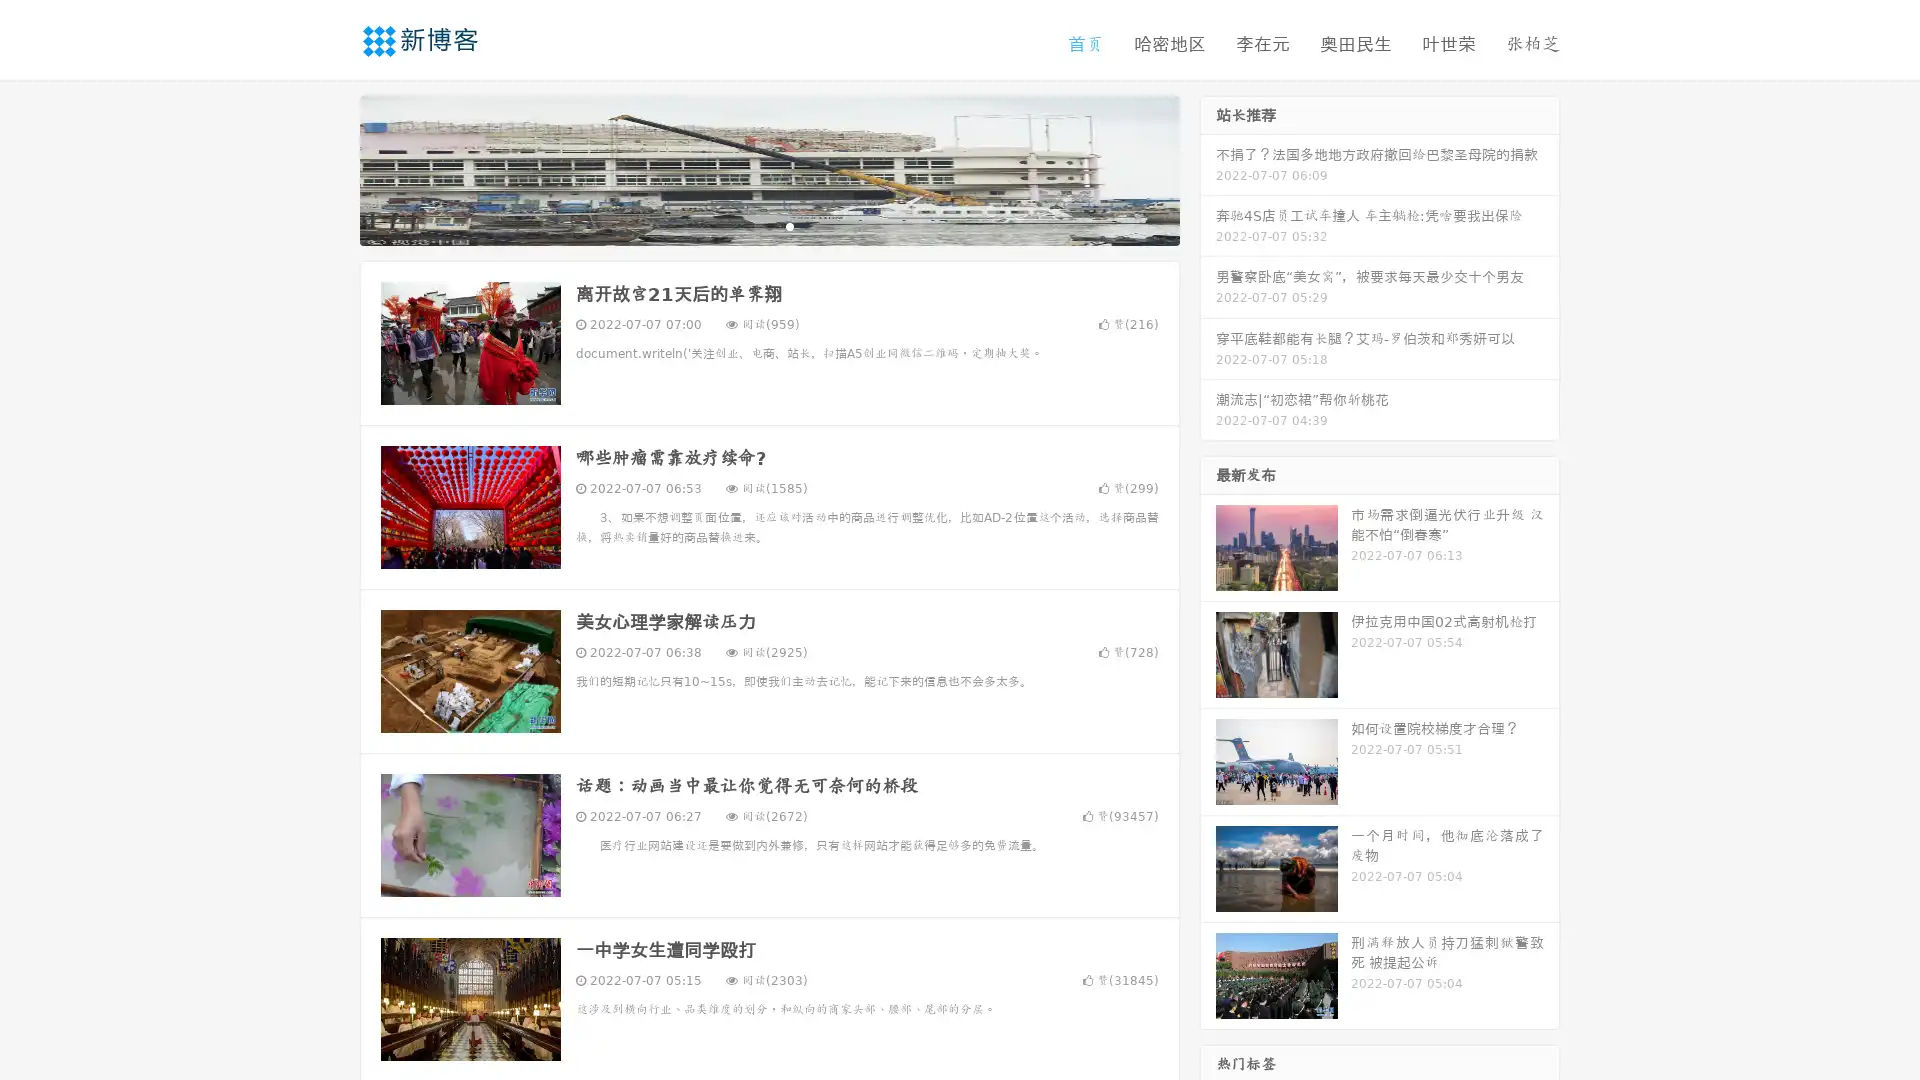  Describe the element at coordinates (1208, 168) in the screenshot. I see `Next slide` at that location.